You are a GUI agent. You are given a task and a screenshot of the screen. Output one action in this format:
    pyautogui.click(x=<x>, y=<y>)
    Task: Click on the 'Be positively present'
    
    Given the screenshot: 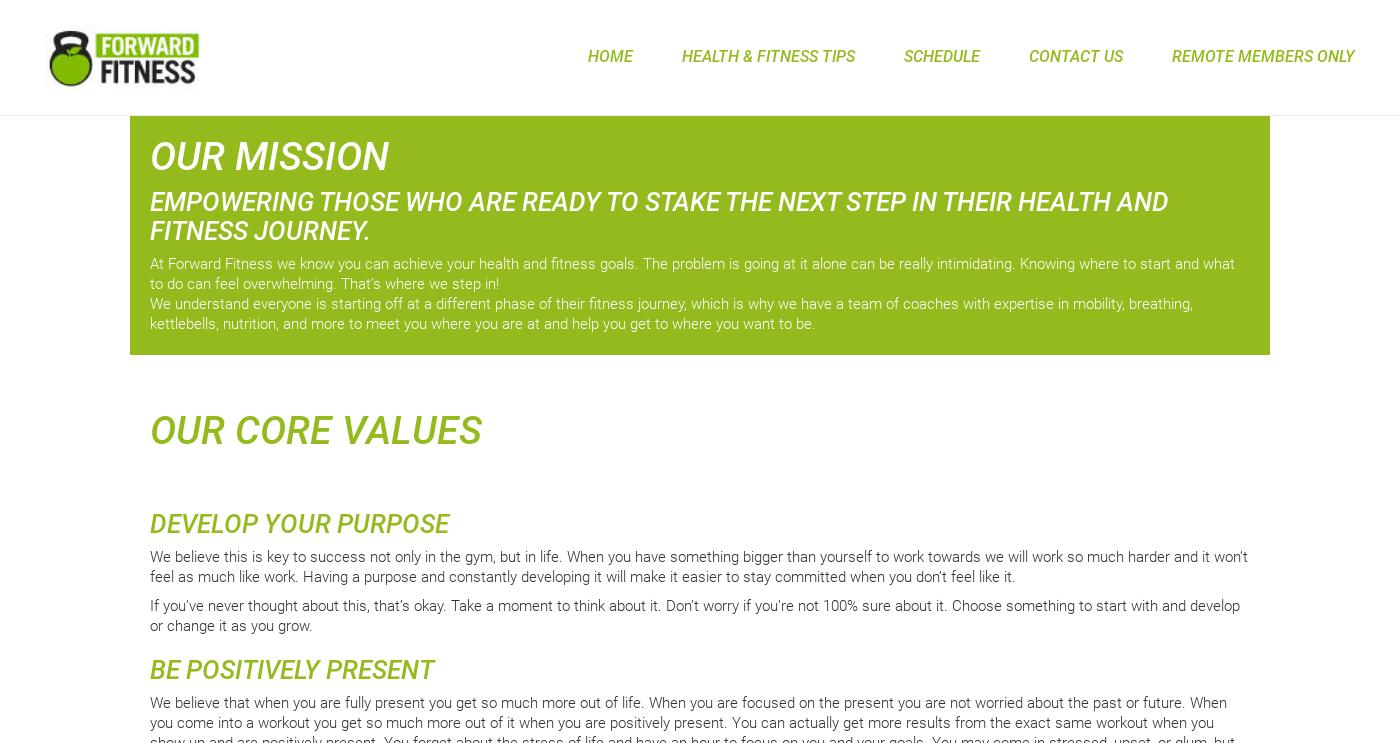 What is the action you would take?
    pyautogui.click(x=292, y=668)
    